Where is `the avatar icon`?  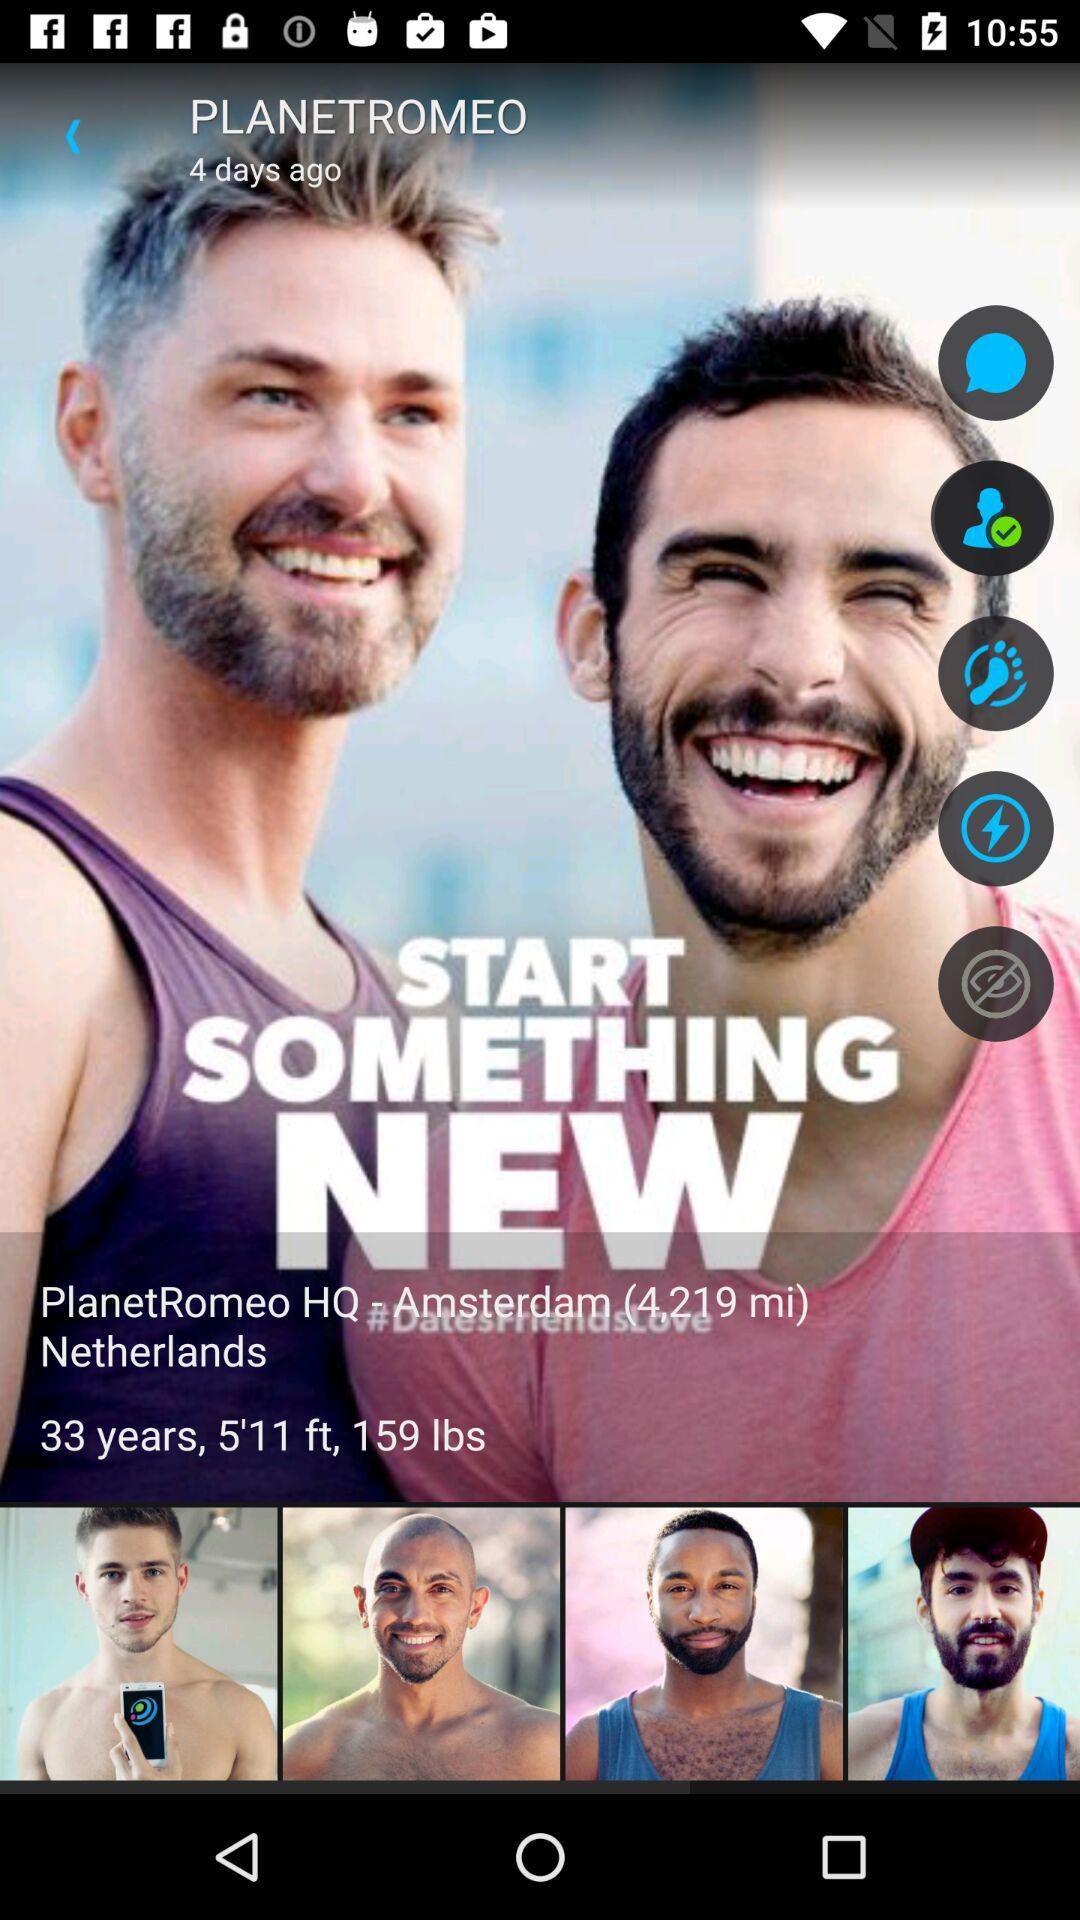 the avatar icon is located at coordinates (992, 518).